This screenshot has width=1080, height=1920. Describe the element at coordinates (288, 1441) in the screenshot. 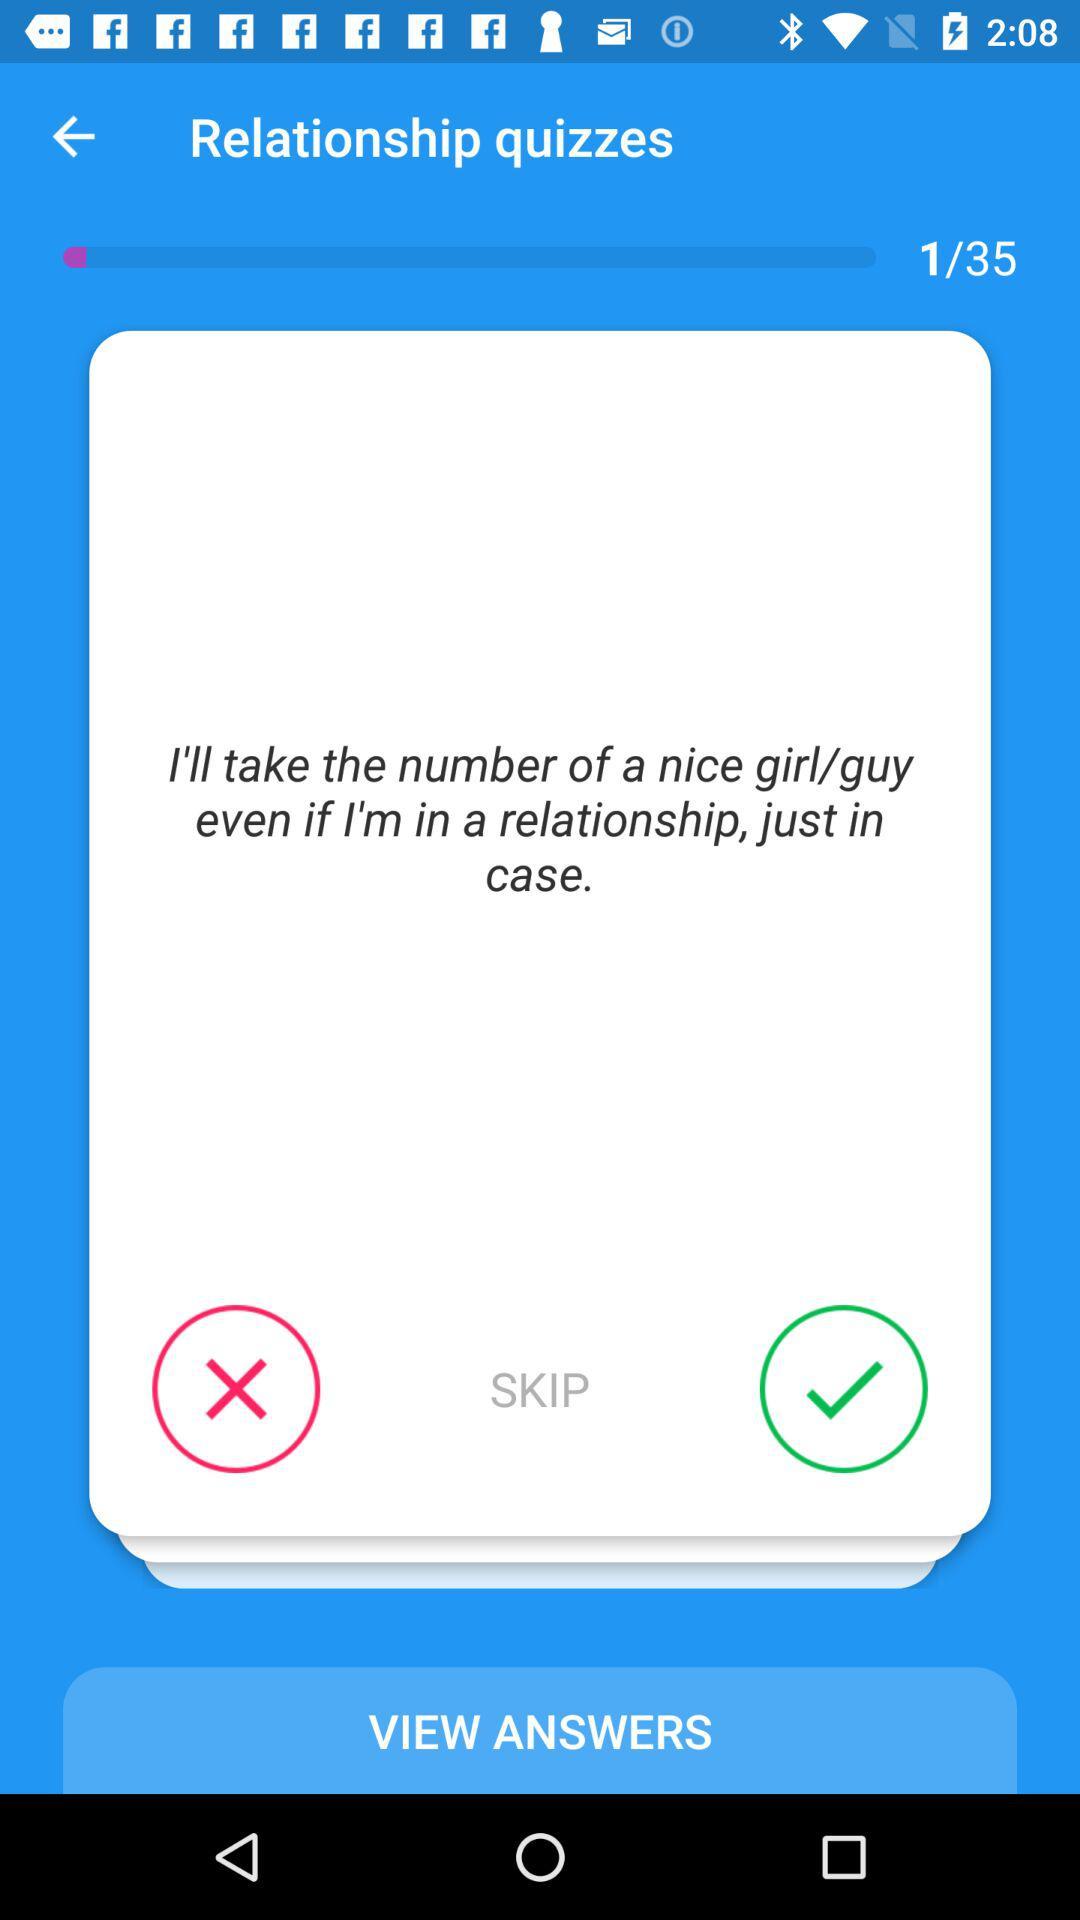

I see `the close icon` at that location.